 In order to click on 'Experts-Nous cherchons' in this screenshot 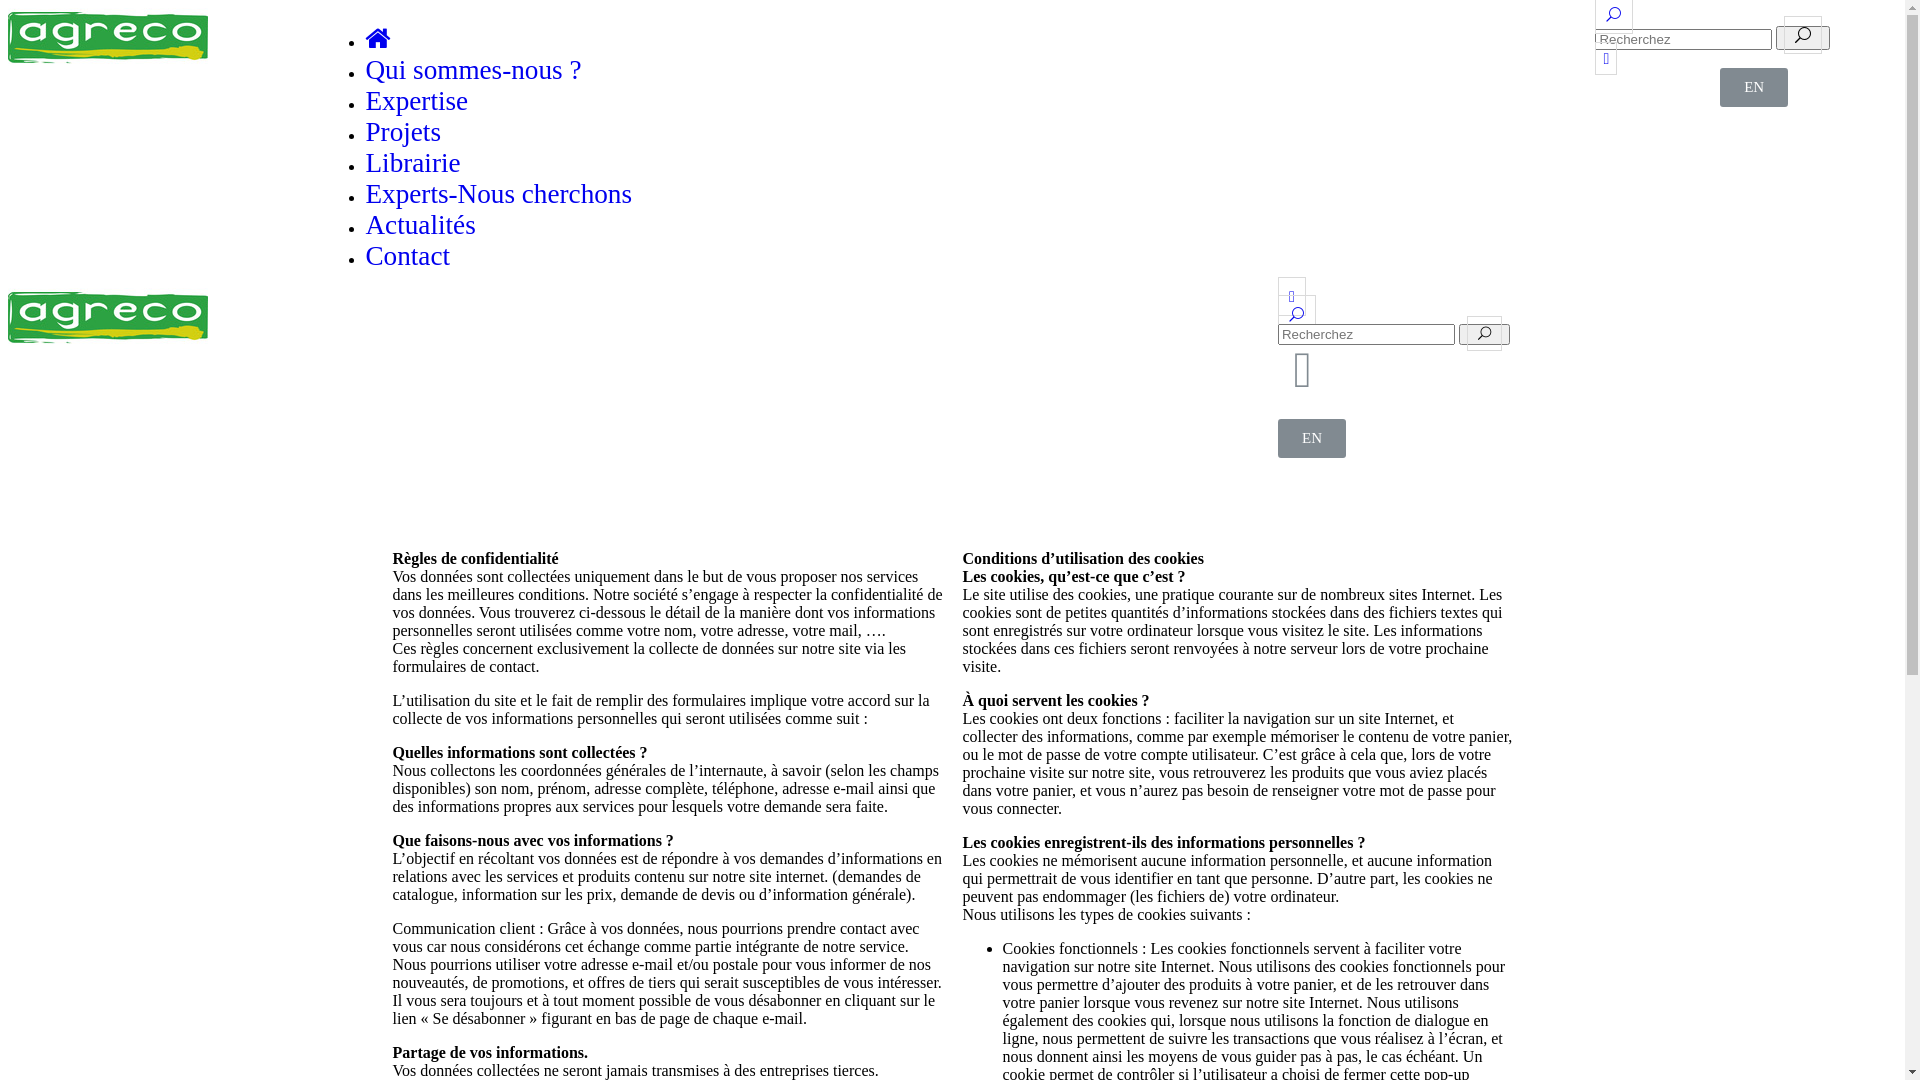, I will do `click(364, 193)`.